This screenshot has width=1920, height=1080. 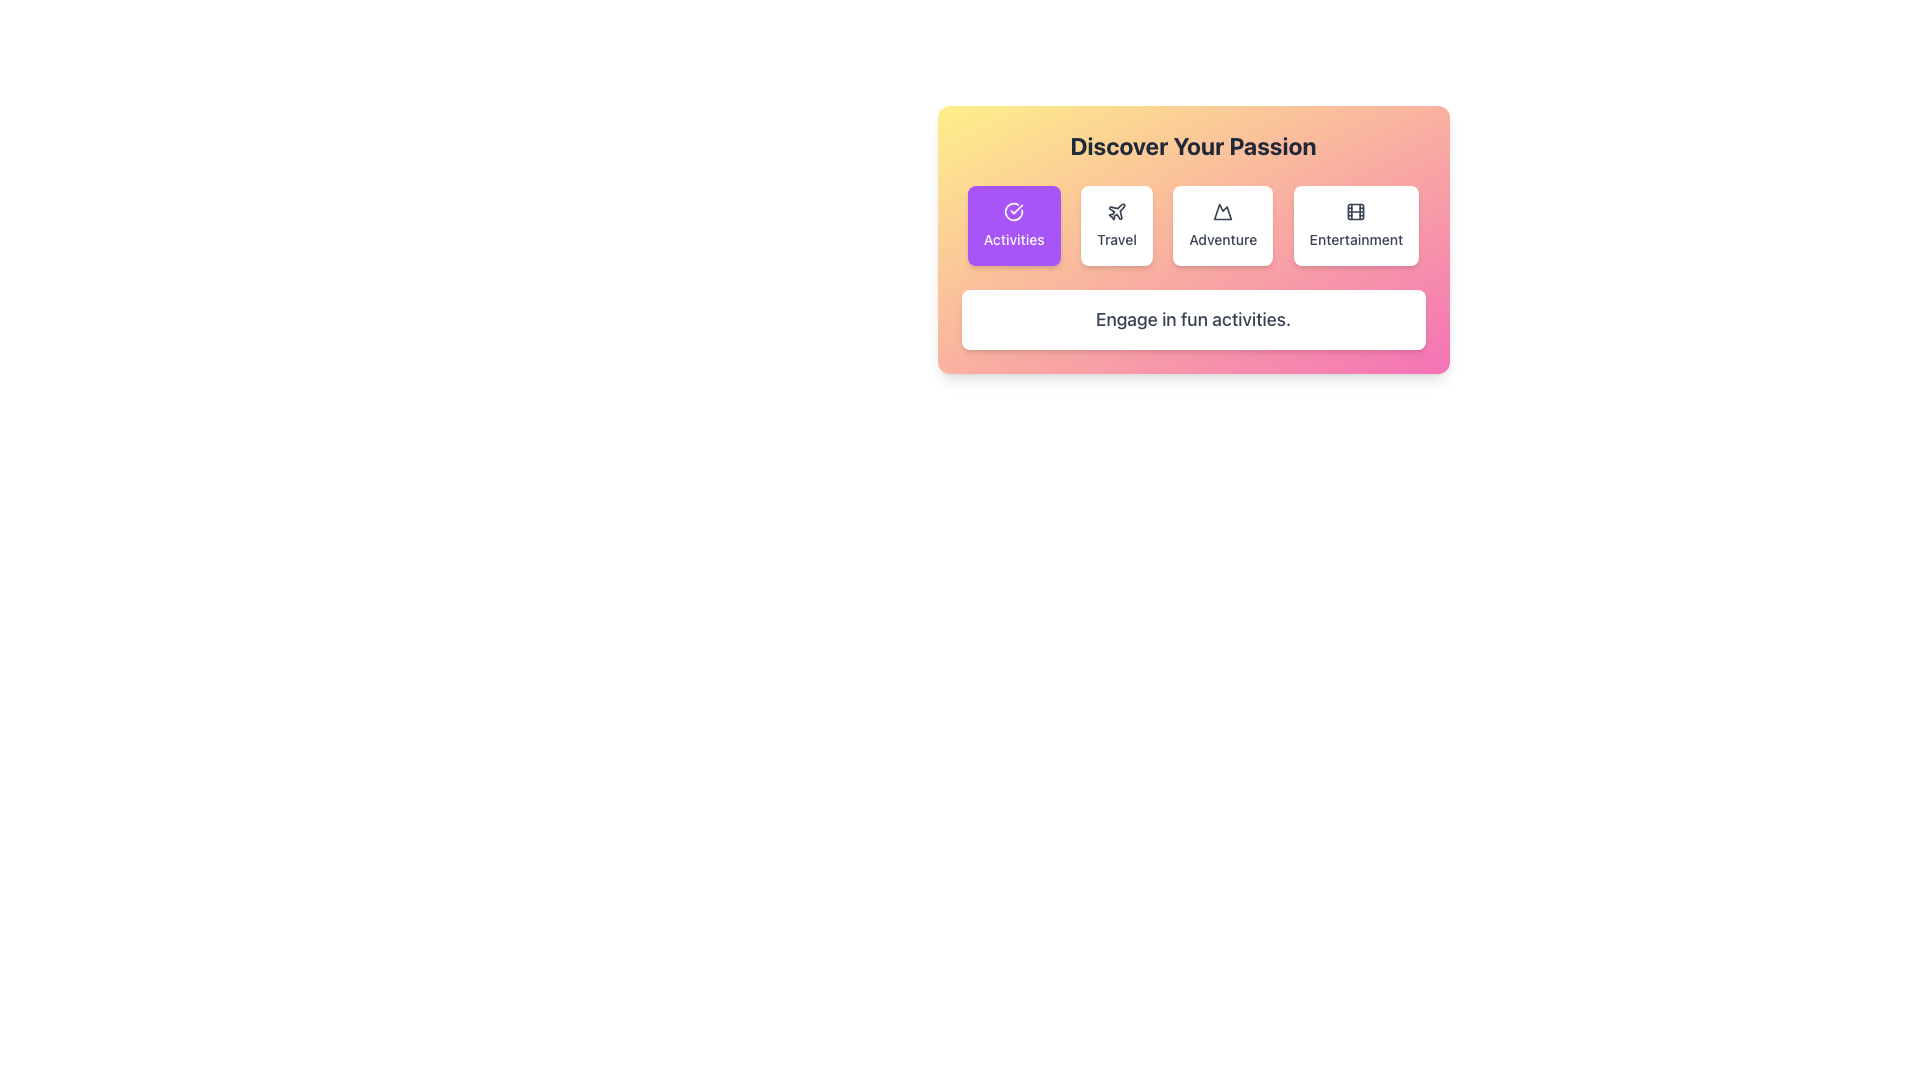 I want to click on the 'Travel' navigation button, which is the second tile among four horizontally arranged tiles, located between 'Activities' and 'Adventure', so click(x=1115, y=225).